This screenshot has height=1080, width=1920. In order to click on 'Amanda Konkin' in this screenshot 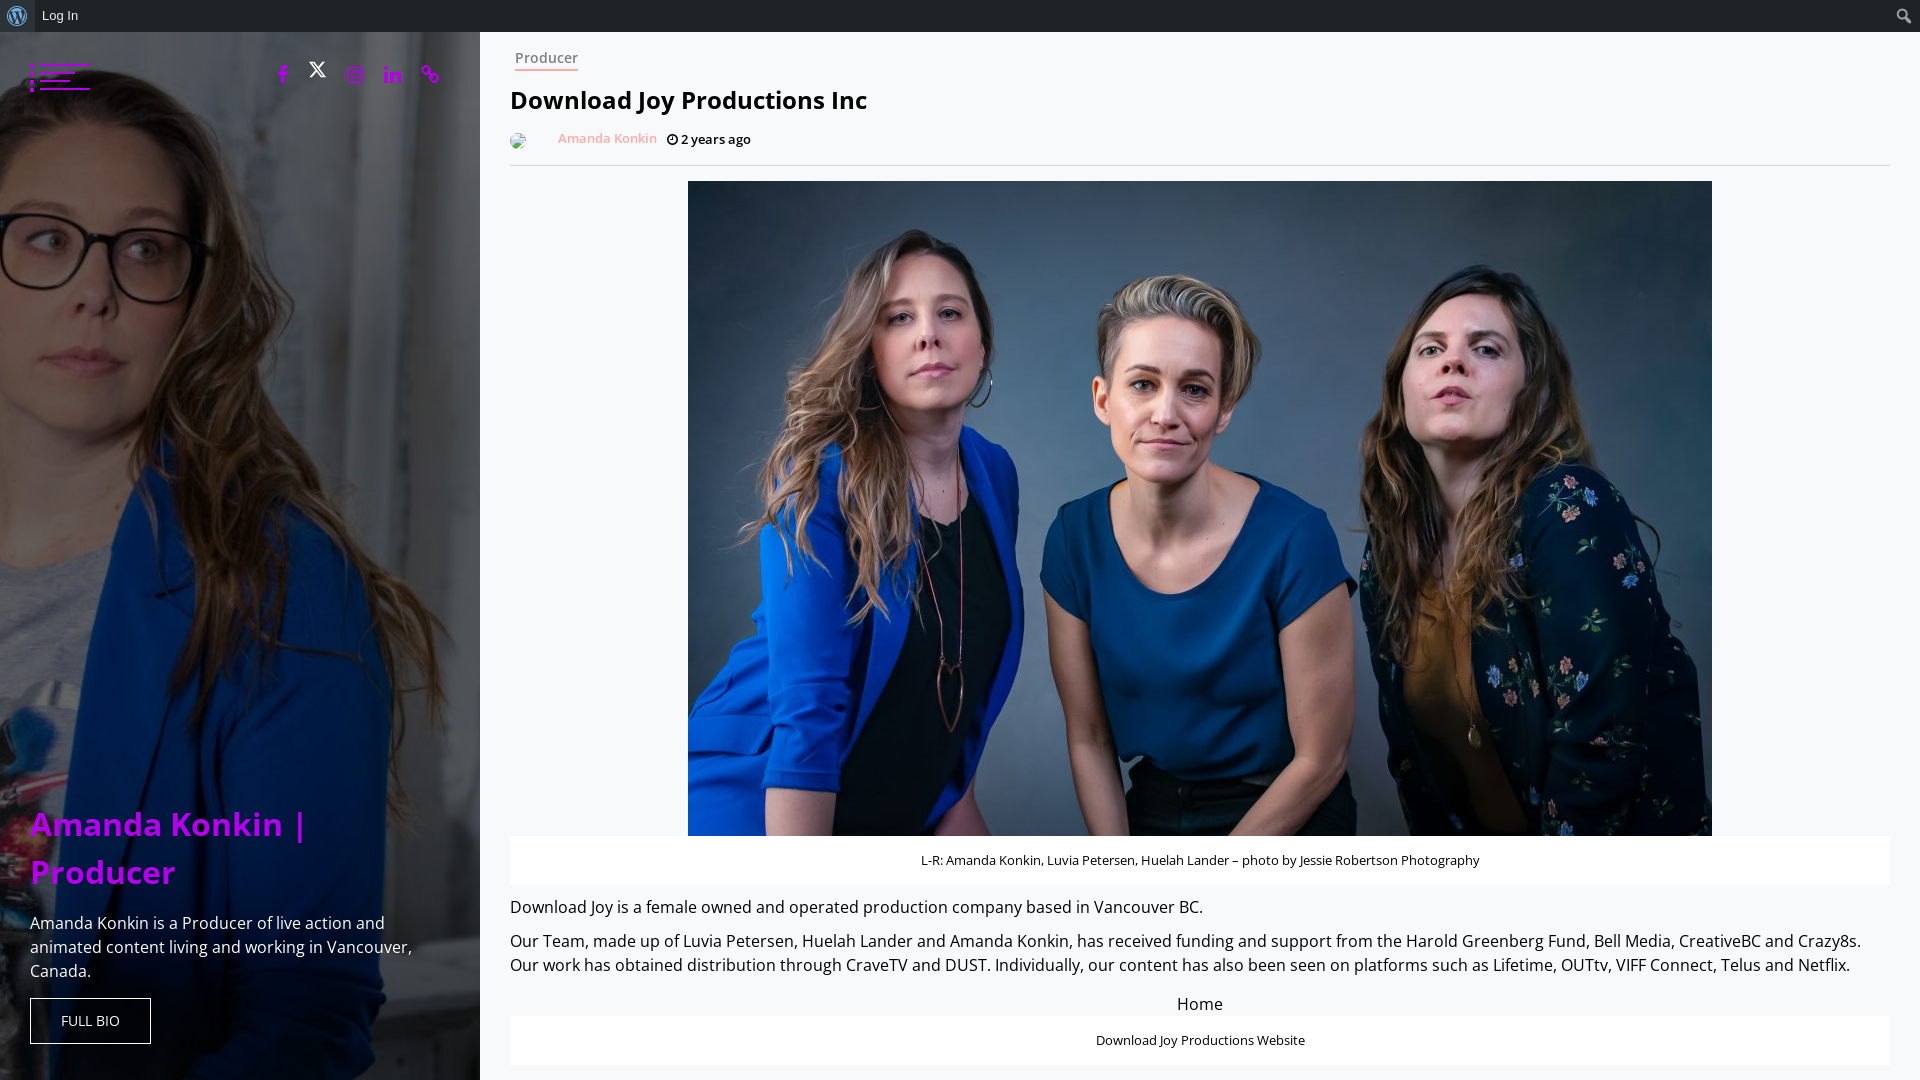, I will do `click(504, 137)`.